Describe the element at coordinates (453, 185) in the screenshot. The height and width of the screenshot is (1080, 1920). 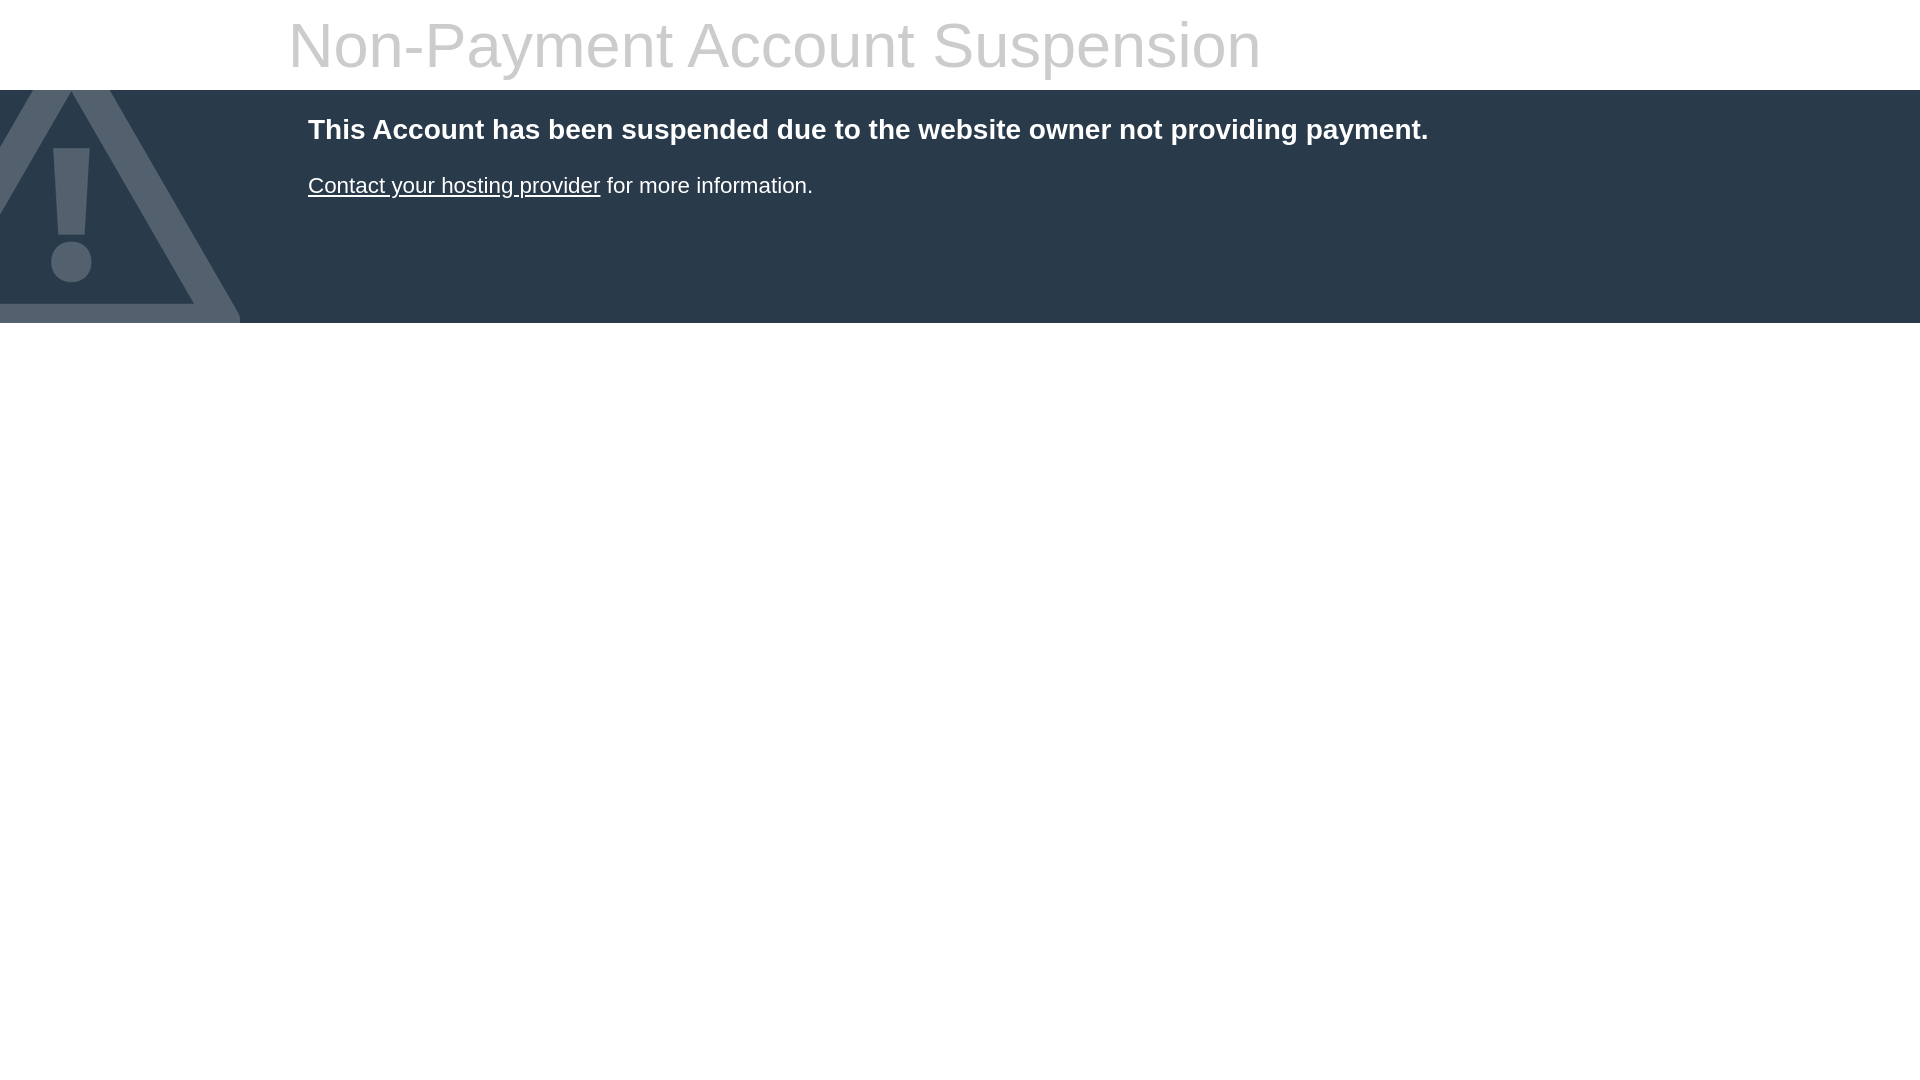
I see `'Contact your hosting provider'` at that location.